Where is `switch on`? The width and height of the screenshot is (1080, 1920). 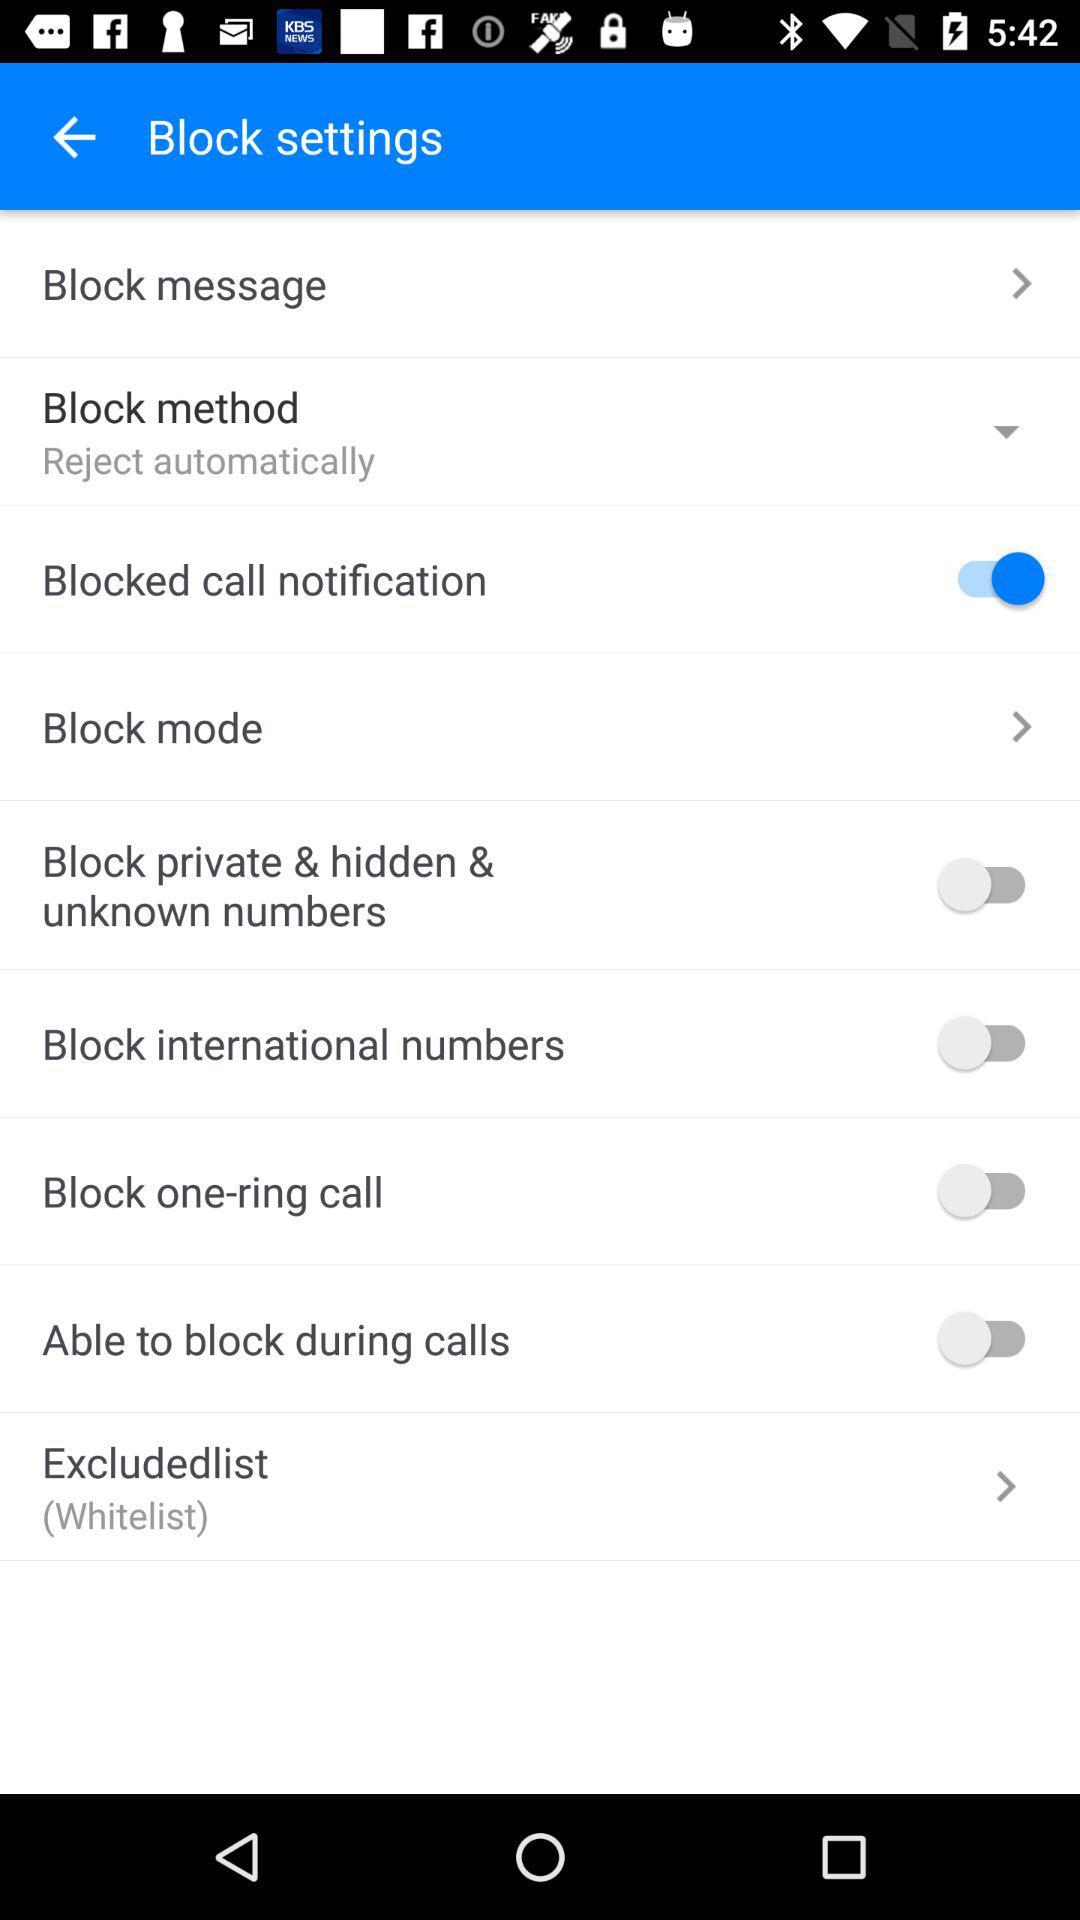
switch on is located at coordinates (991, 883).